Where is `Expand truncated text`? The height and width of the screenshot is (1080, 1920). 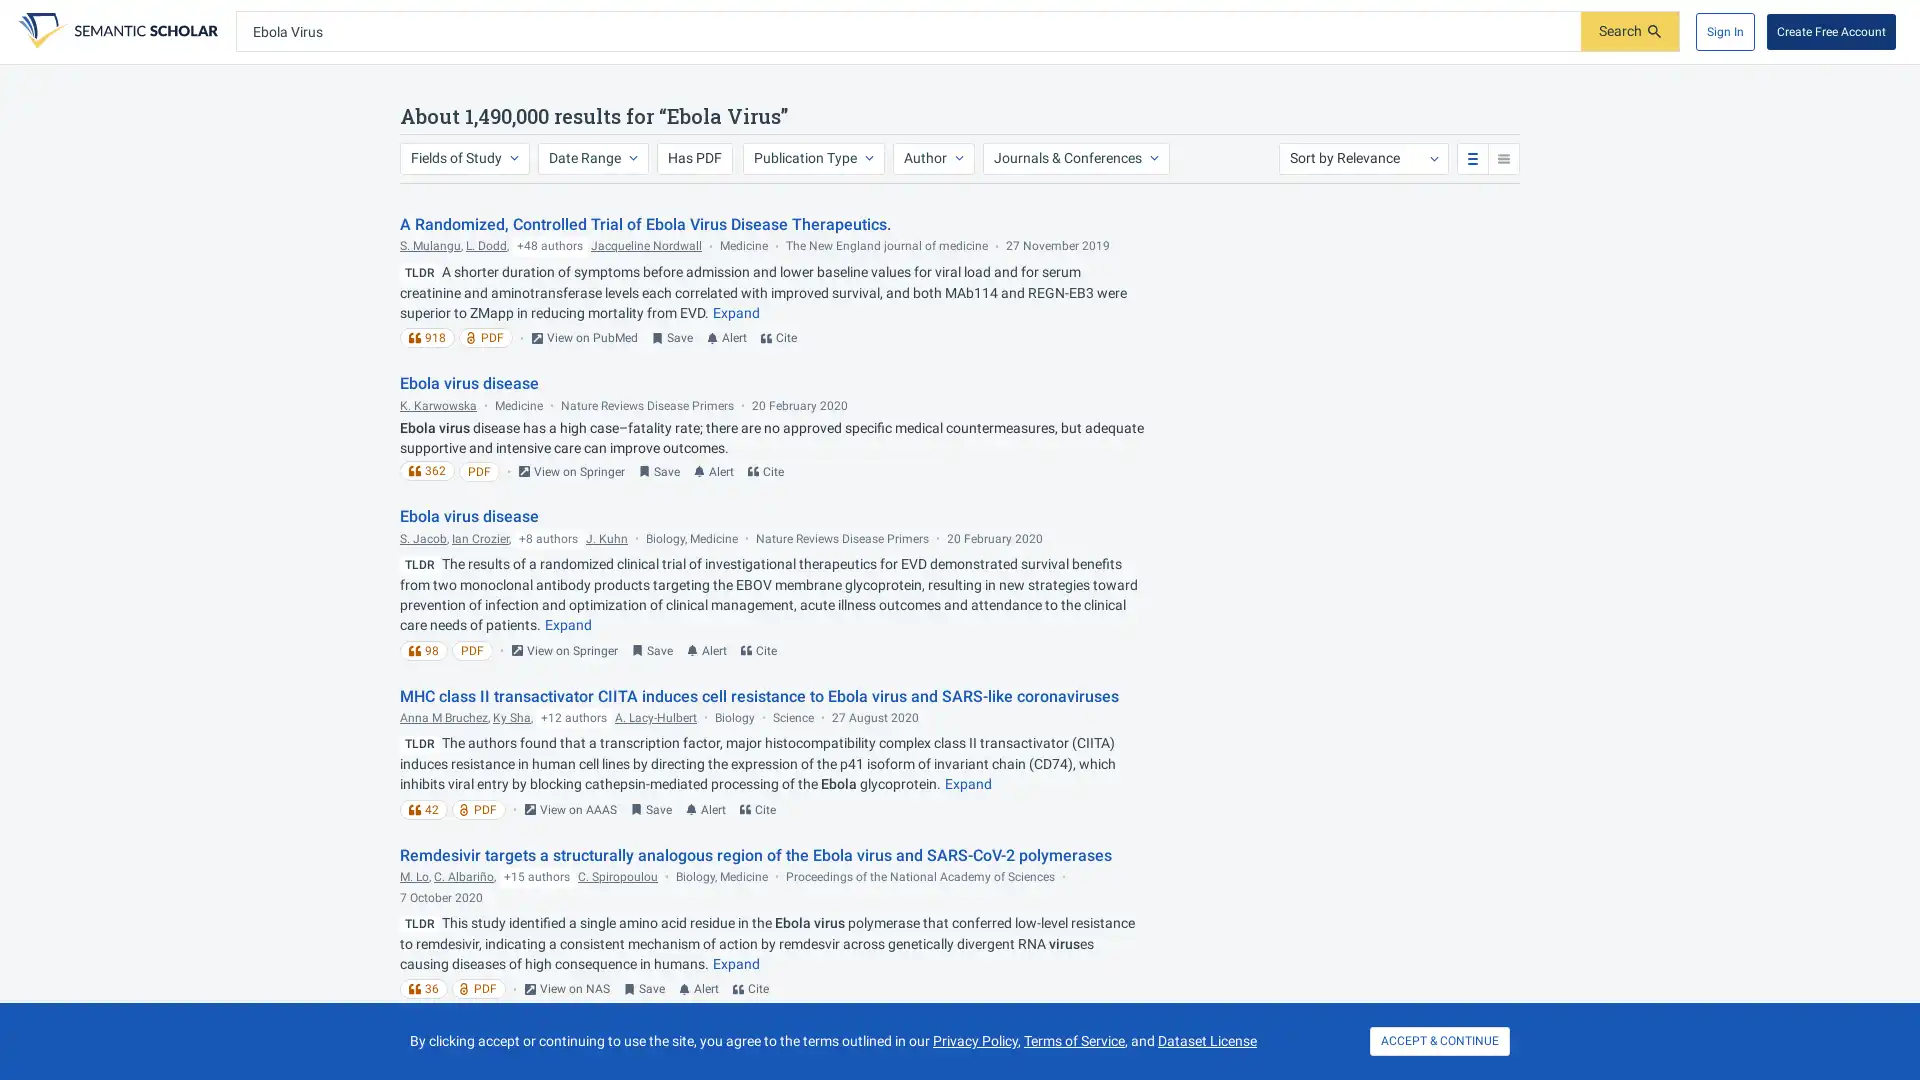
Expand truncated text is located at coordinates (567, 624).